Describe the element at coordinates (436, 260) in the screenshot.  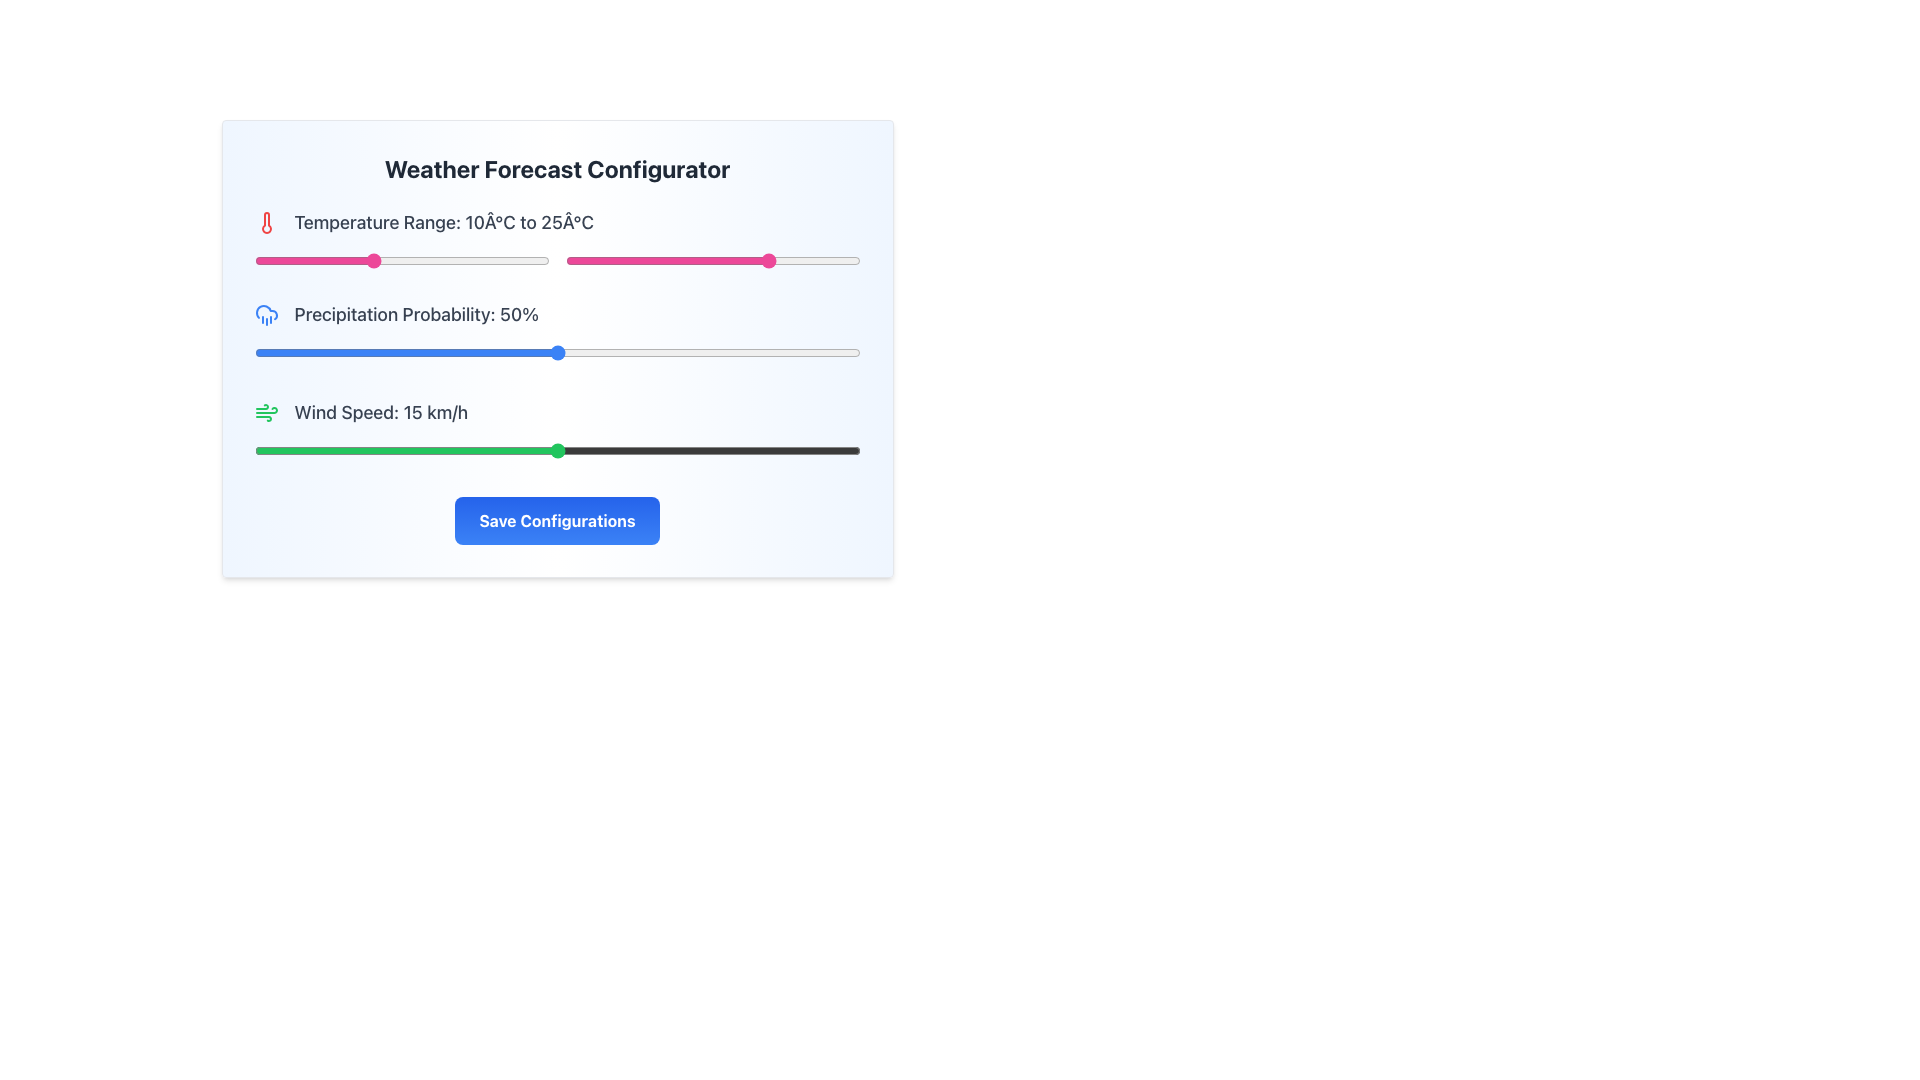
I see `the slider value` at that location.